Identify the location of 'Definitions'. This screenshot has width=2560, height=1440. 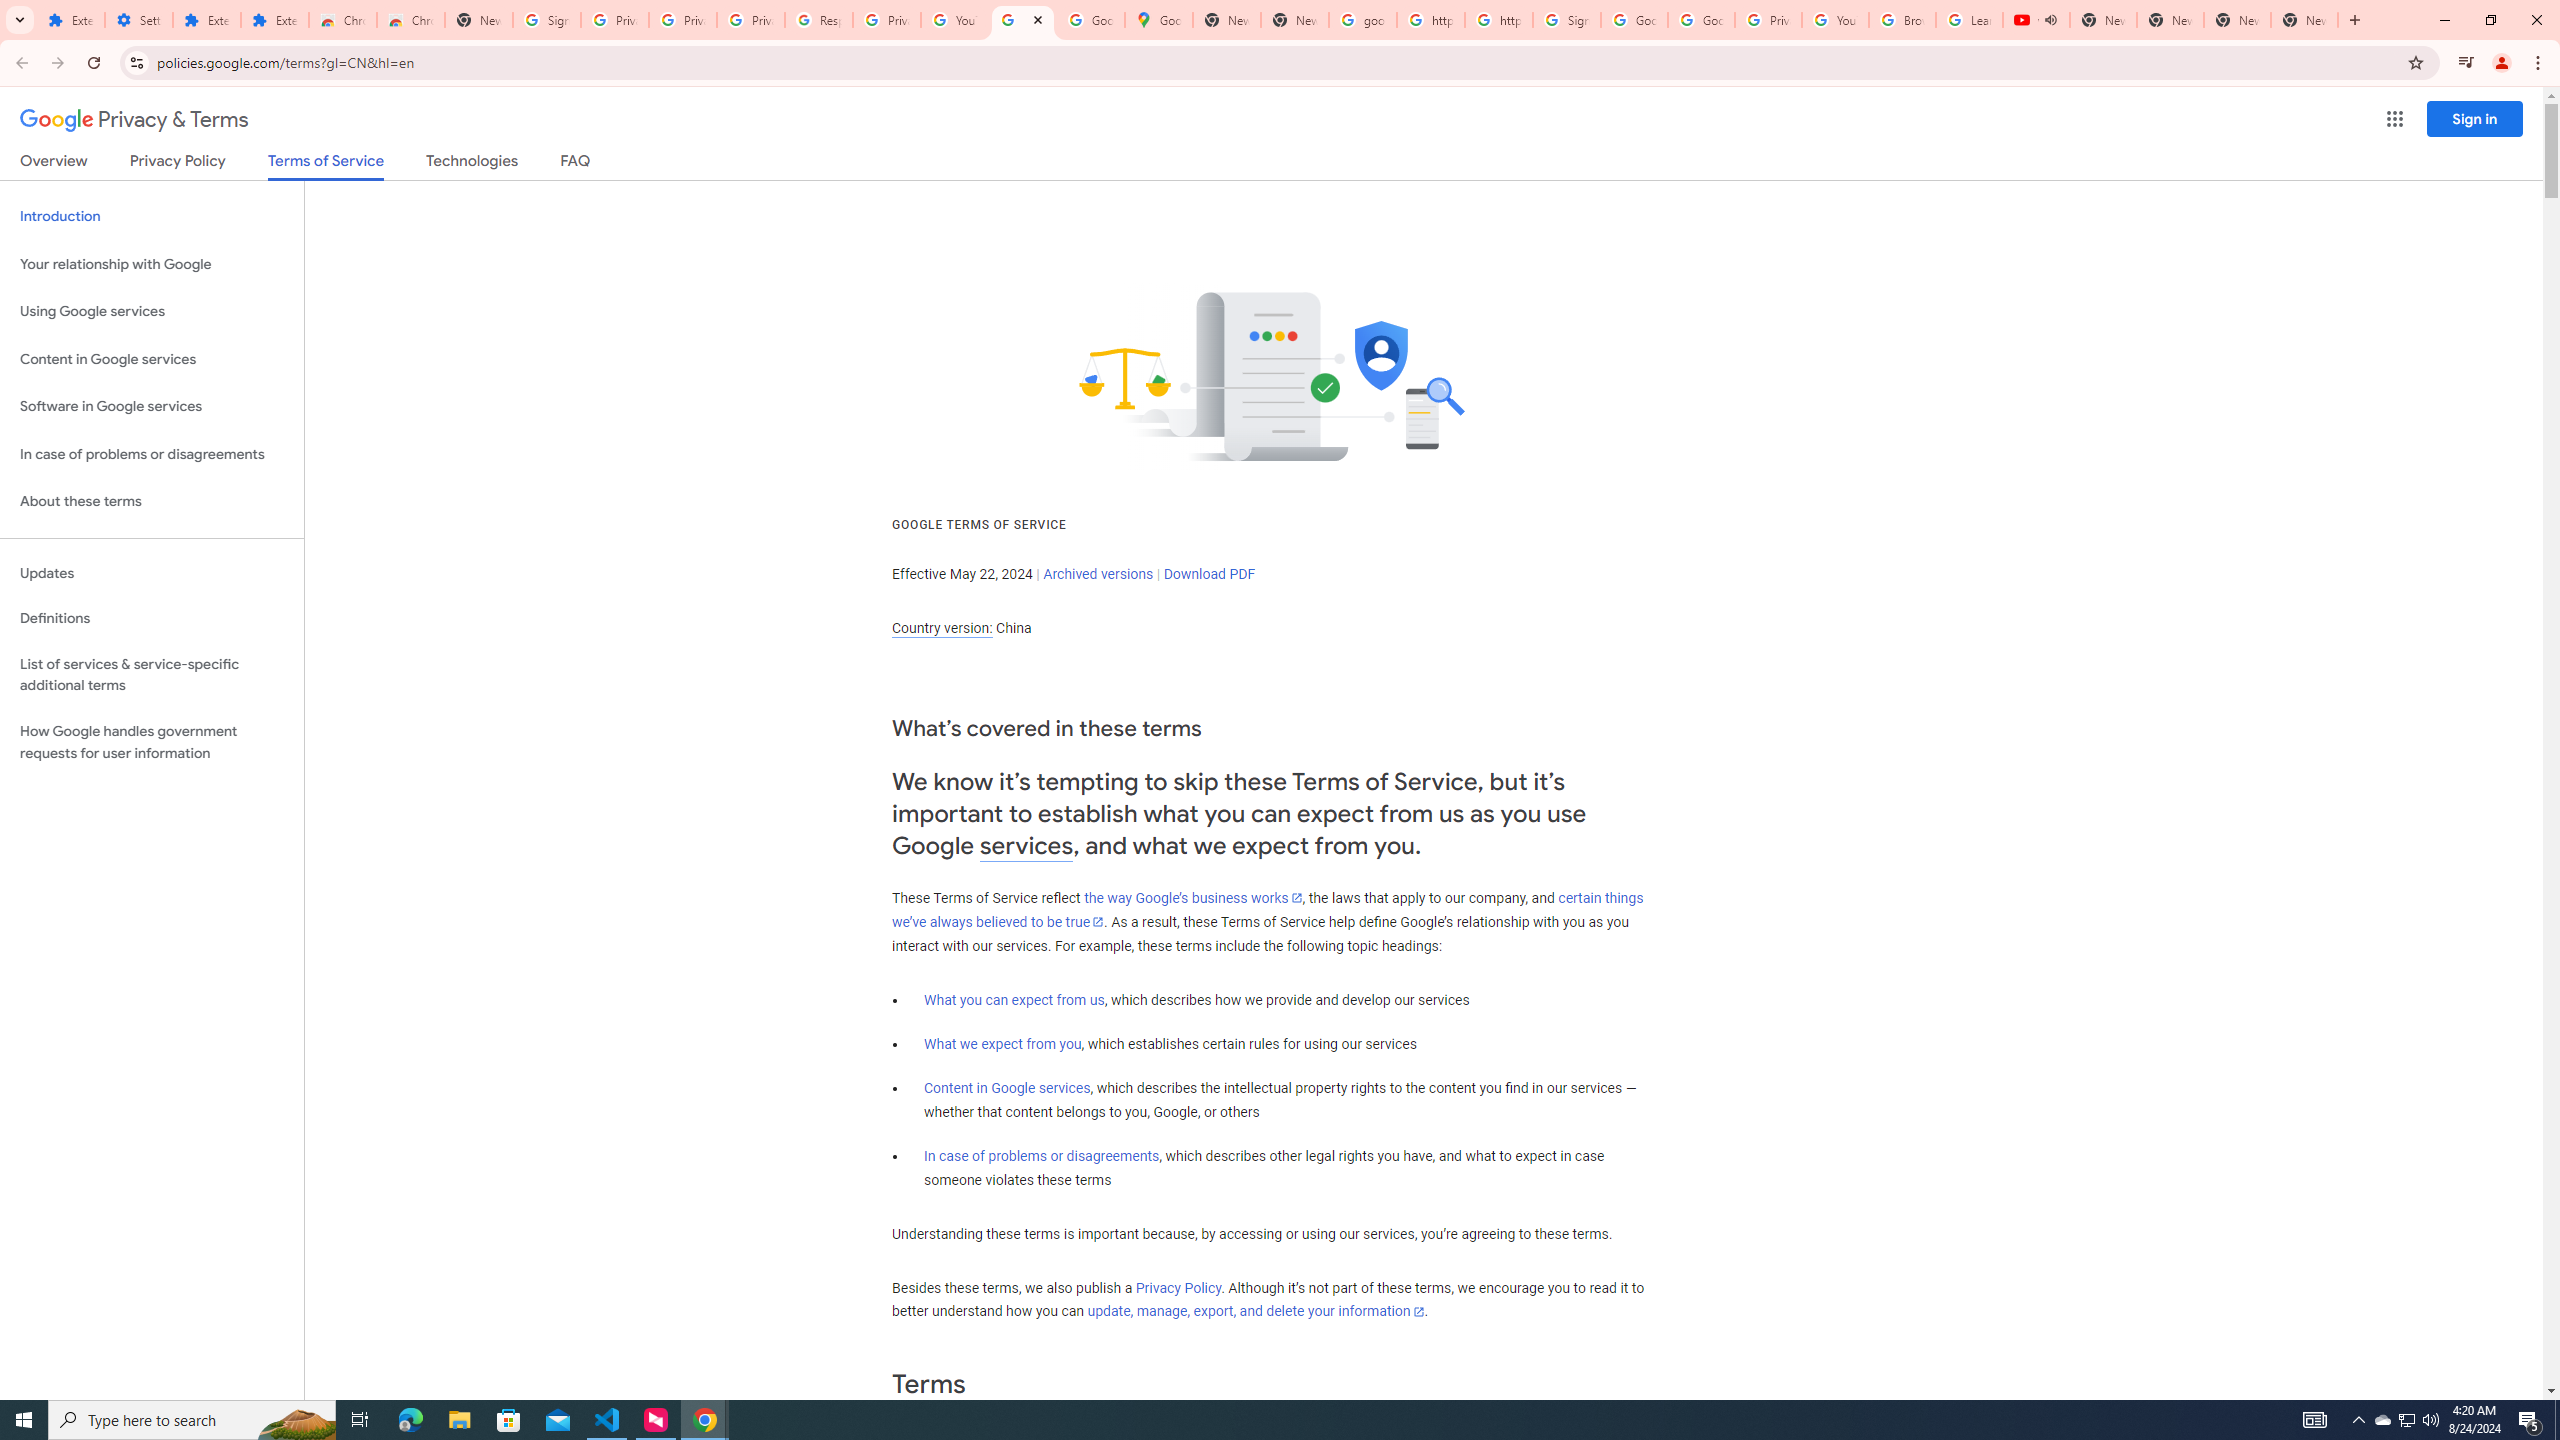
(151, 618).